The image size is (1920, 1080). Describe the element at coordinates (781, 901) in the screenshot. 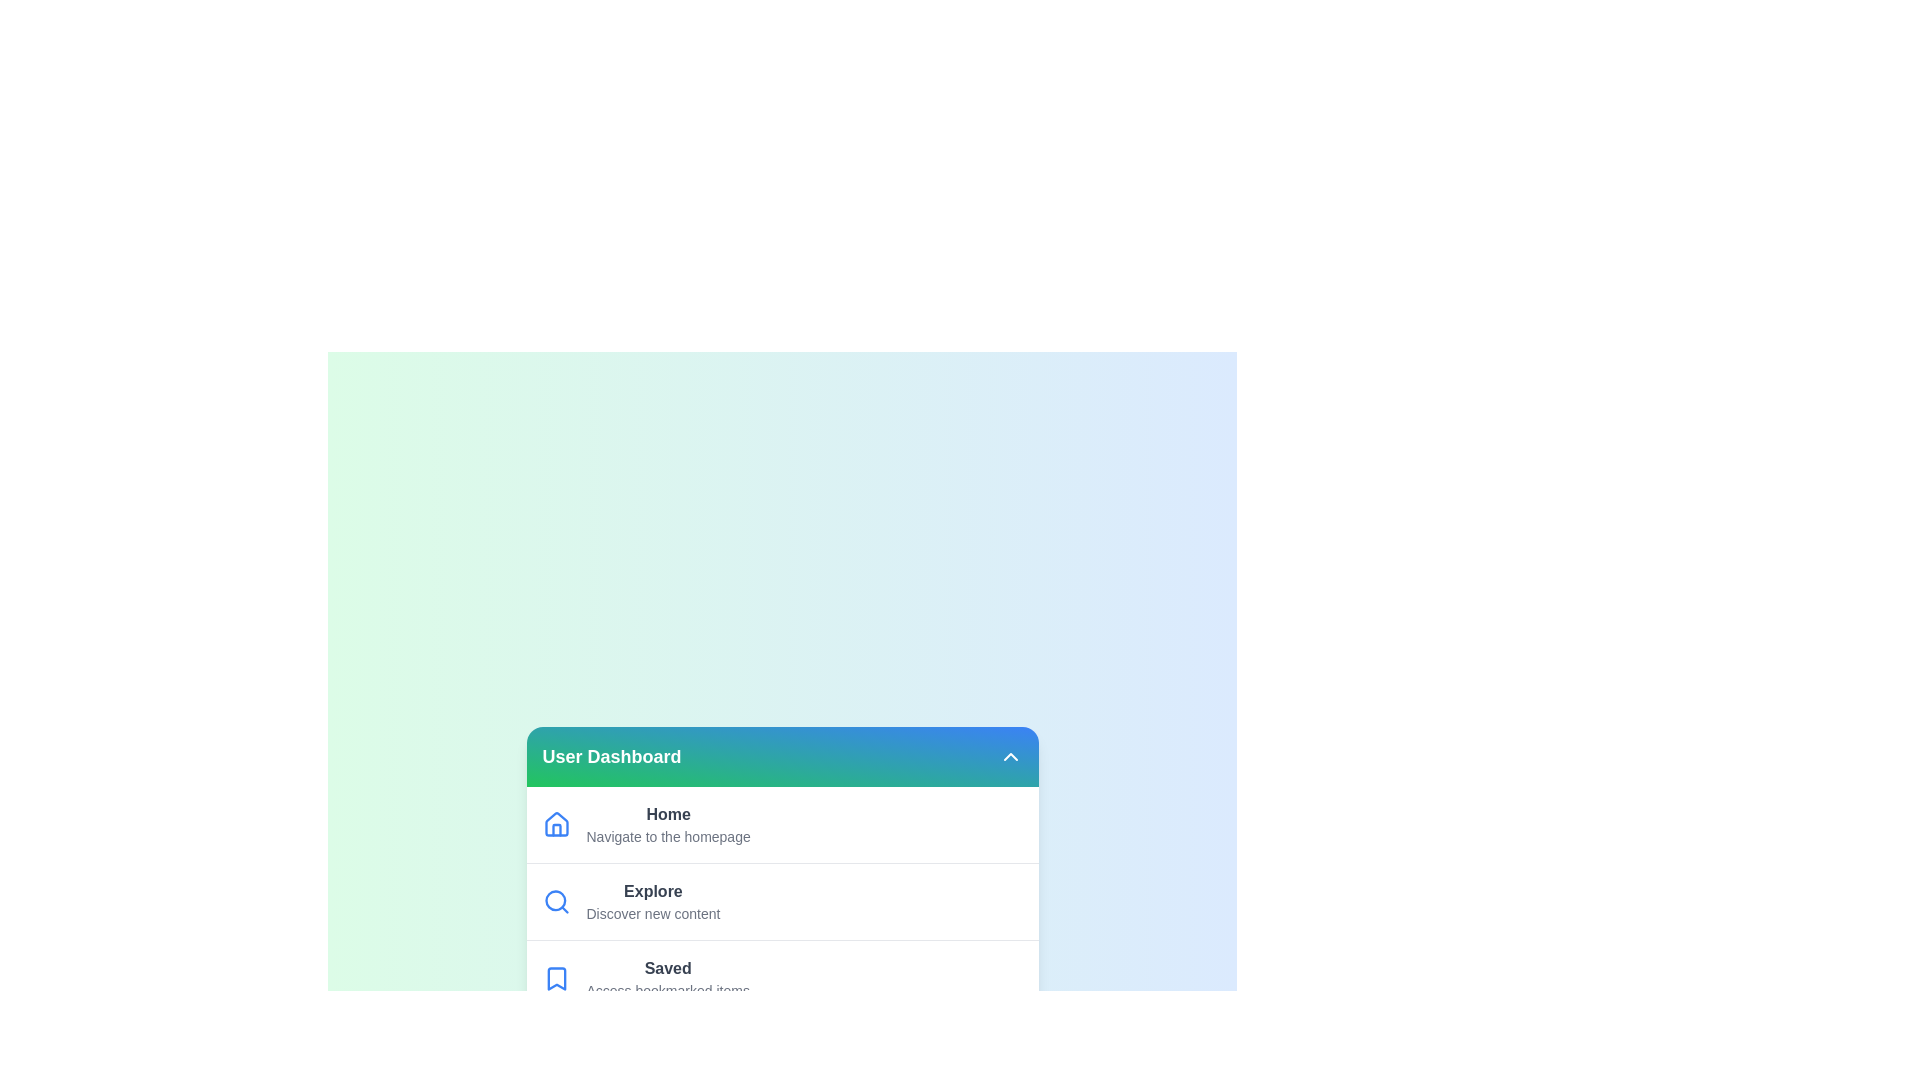

I see `the menu item Explore to reveal its hover effect` at that location.